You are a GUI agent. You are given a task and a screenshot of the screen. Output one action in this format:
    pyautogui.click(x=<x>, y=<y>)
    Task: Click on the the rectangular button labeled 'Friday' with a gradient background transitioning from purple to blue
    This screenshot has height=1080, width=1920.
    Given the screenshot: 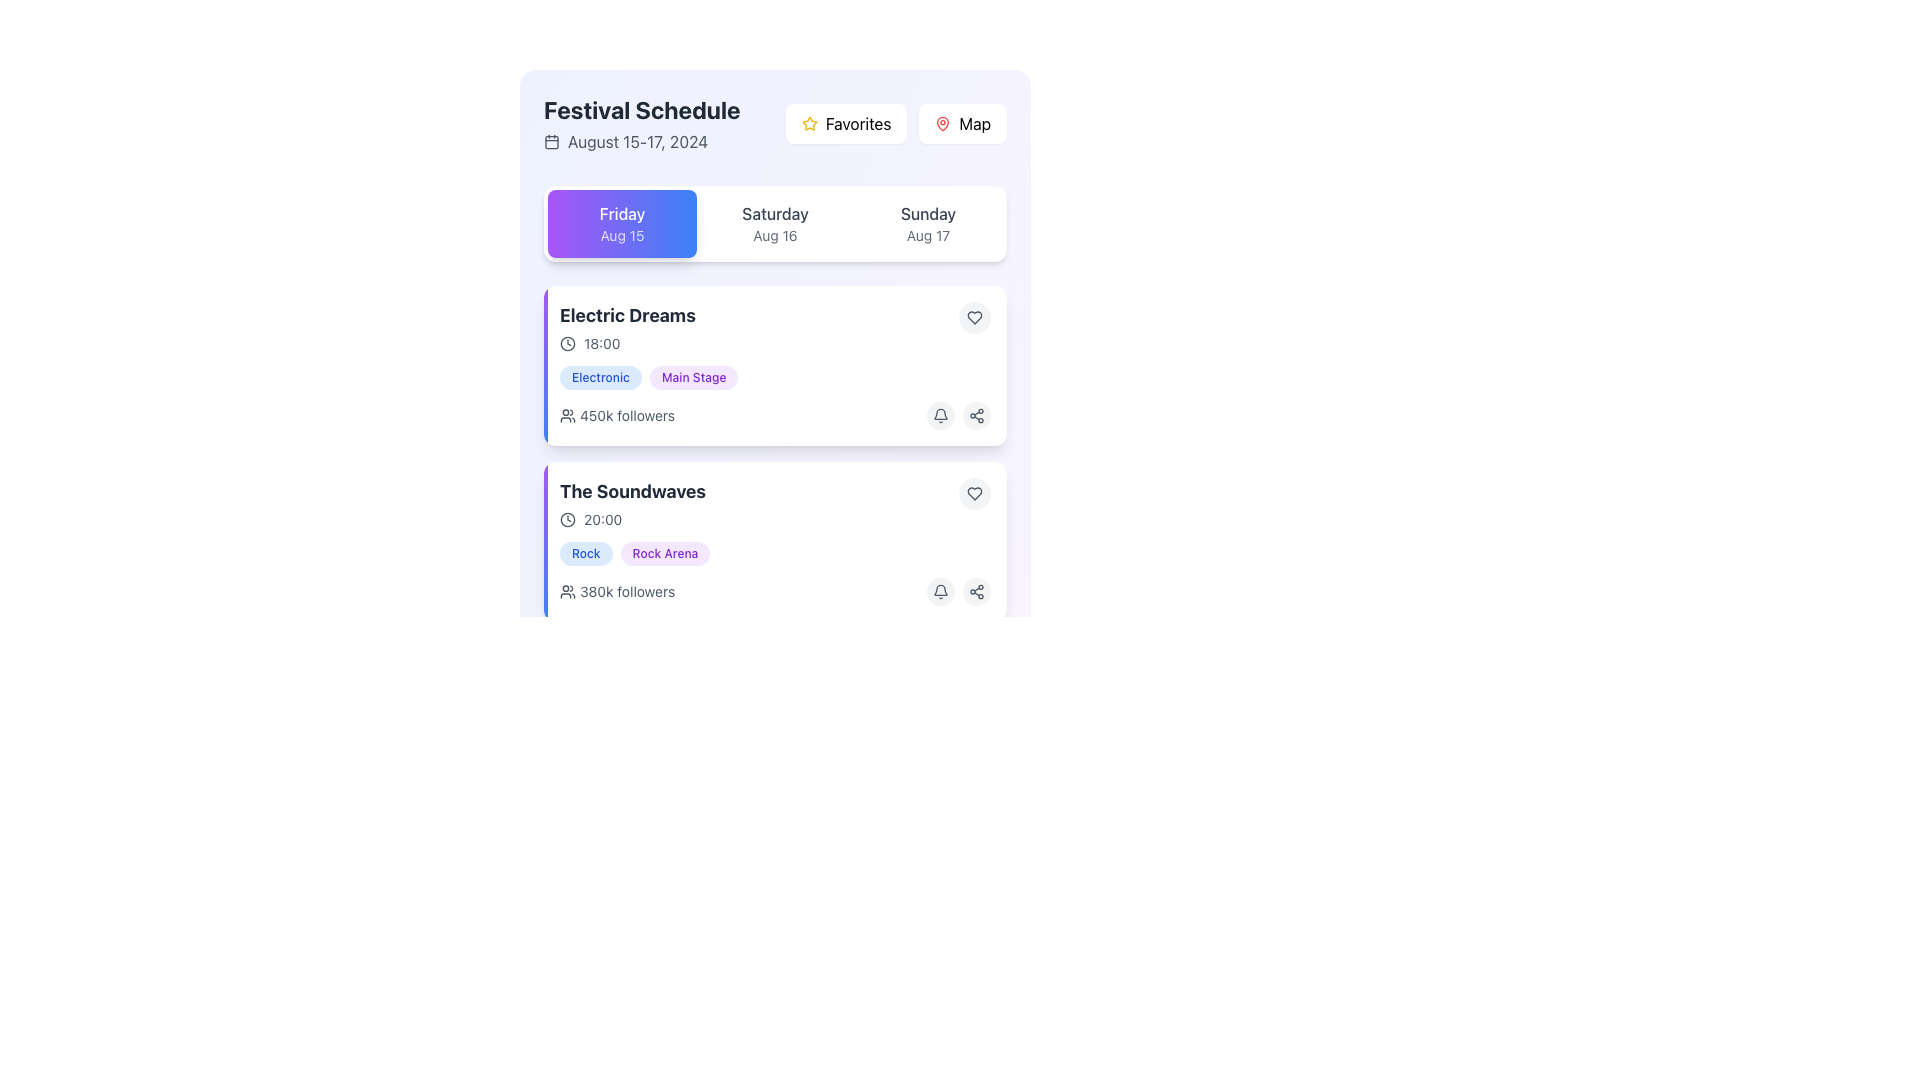 What is the action you would take?
    pyautogui.click(x=621, y=223)
    